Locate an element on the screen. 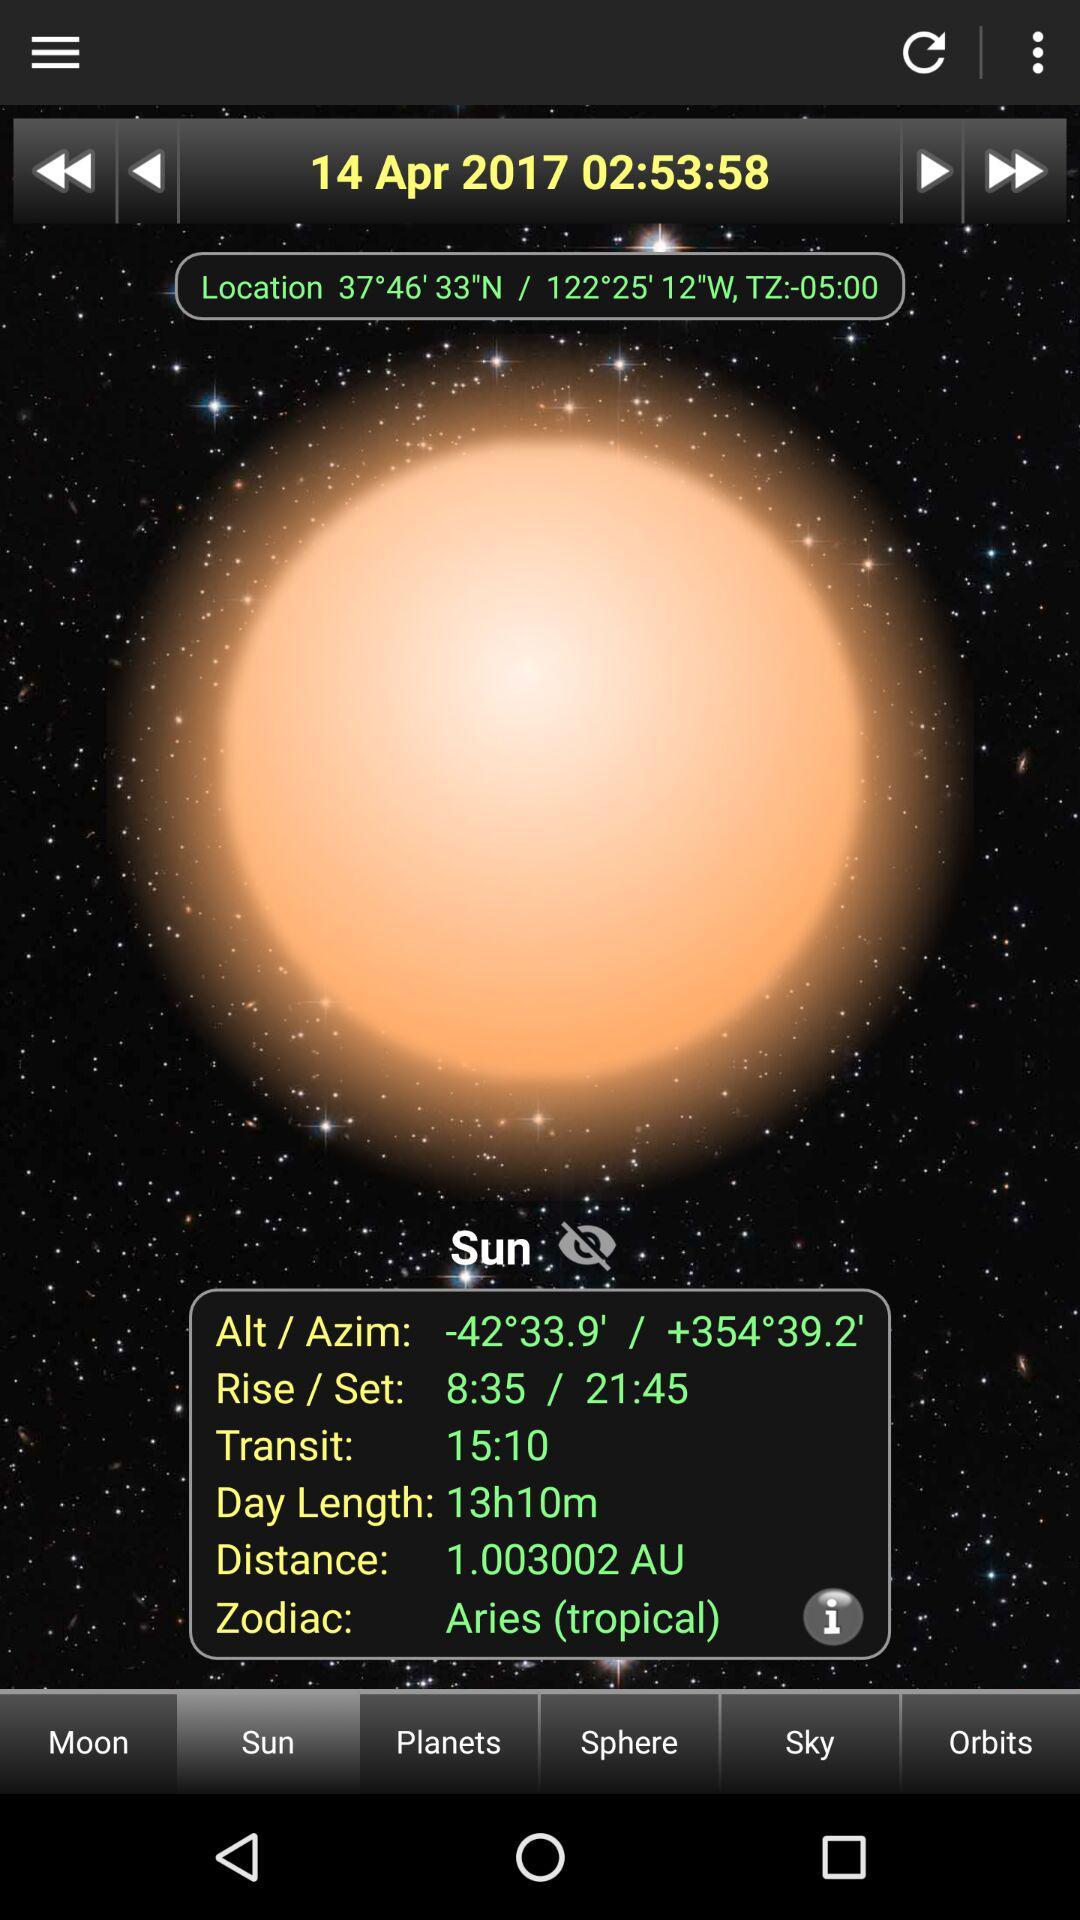  previous is located at coordinates (146, 171).